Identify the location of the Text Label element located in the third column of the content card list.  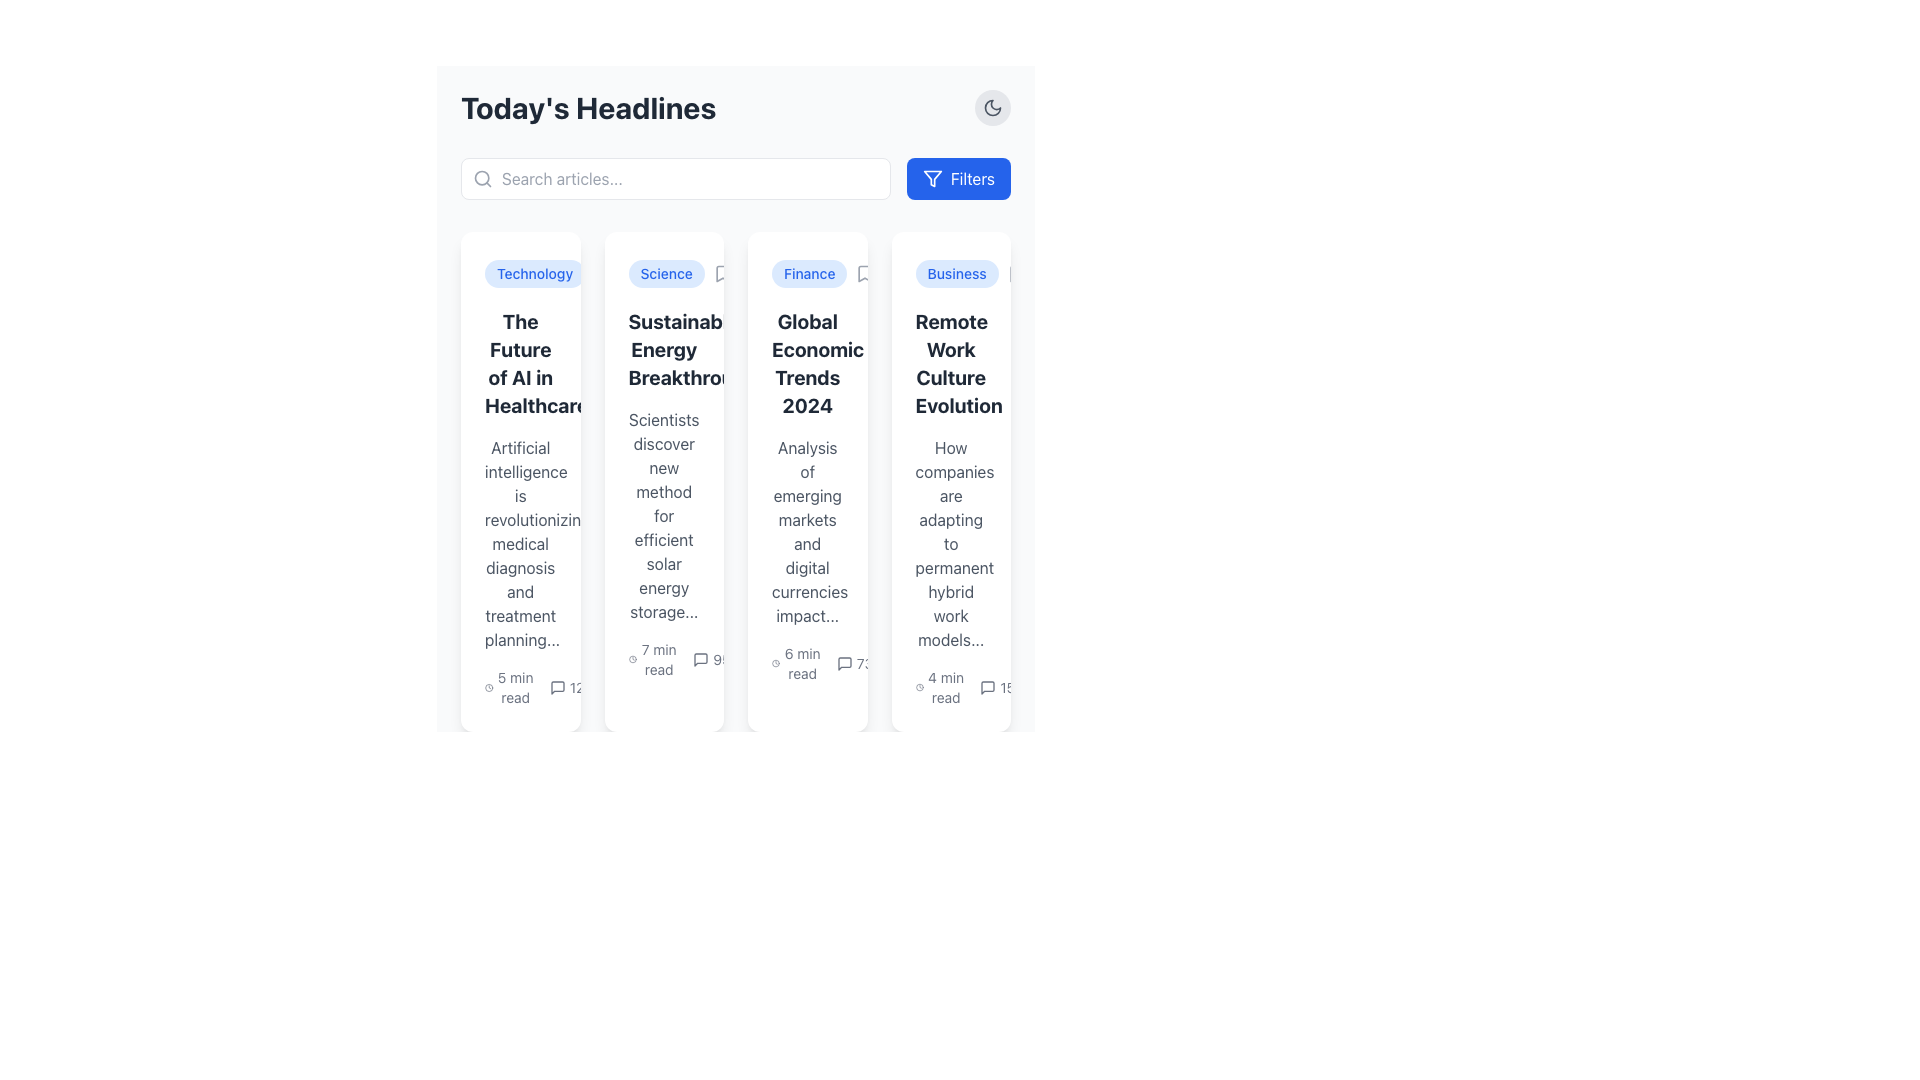
(807, 363).